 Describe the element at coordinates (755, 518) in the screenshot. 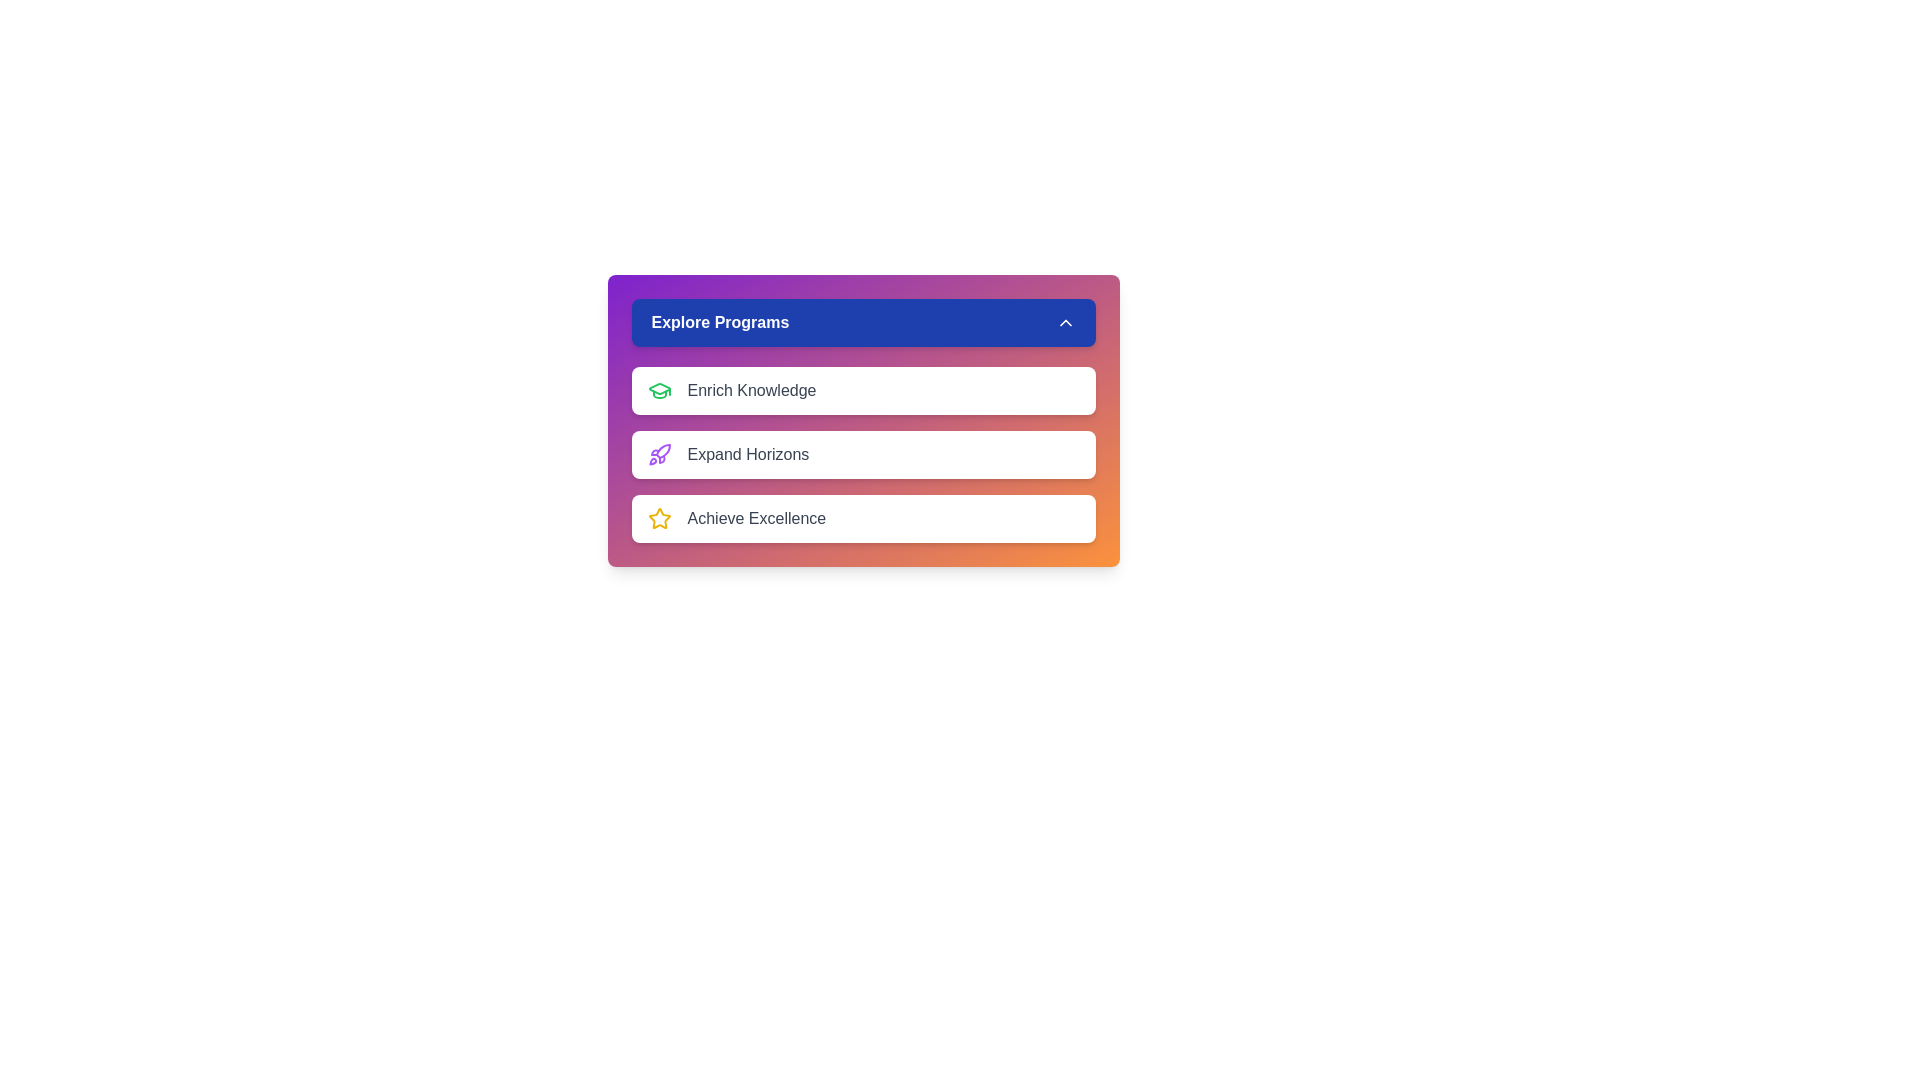

I see `text label located in the bottom row of the list, positioned to the right of a yellow star icon, which describes a feature or action` at that location.